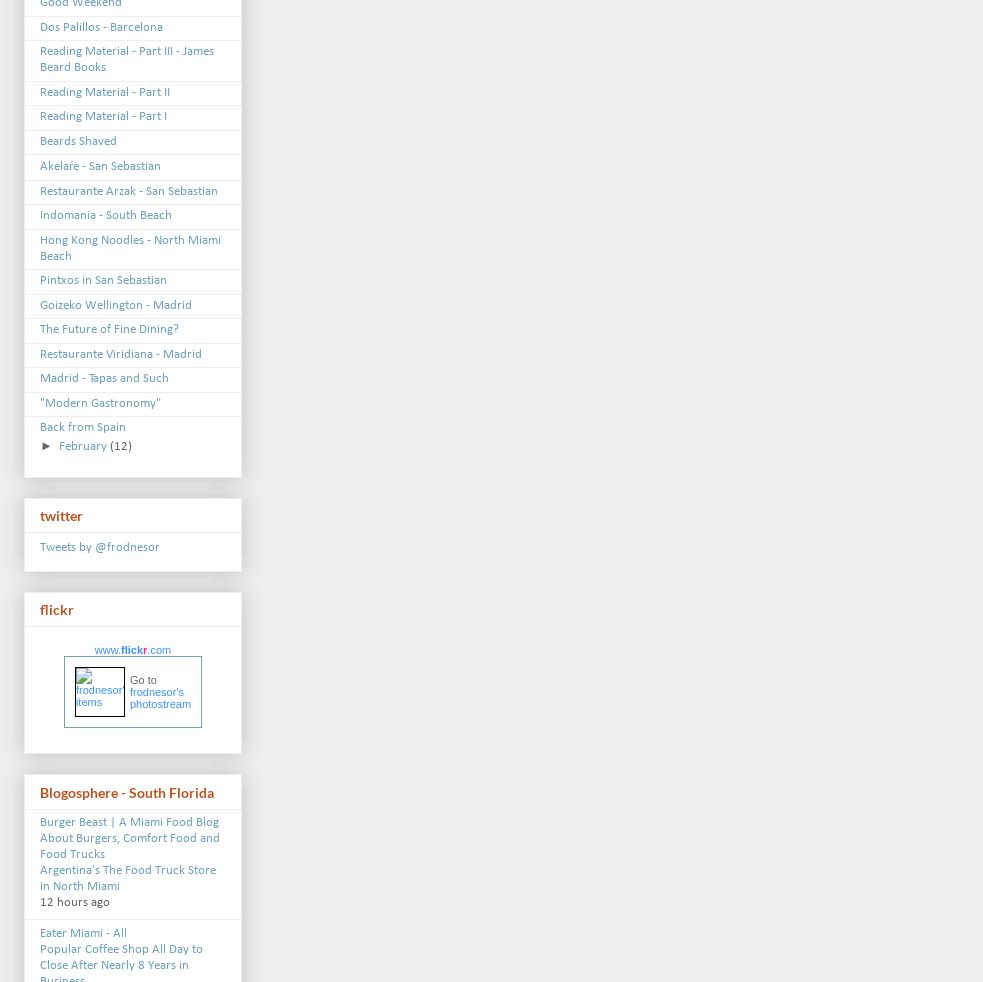 The image size is (983, 982). What do you see at coordinates (127, 189) in the screenshot?
I see `'Restaurante Arzak - San Sebastian'` at bounding box center [127, 189].